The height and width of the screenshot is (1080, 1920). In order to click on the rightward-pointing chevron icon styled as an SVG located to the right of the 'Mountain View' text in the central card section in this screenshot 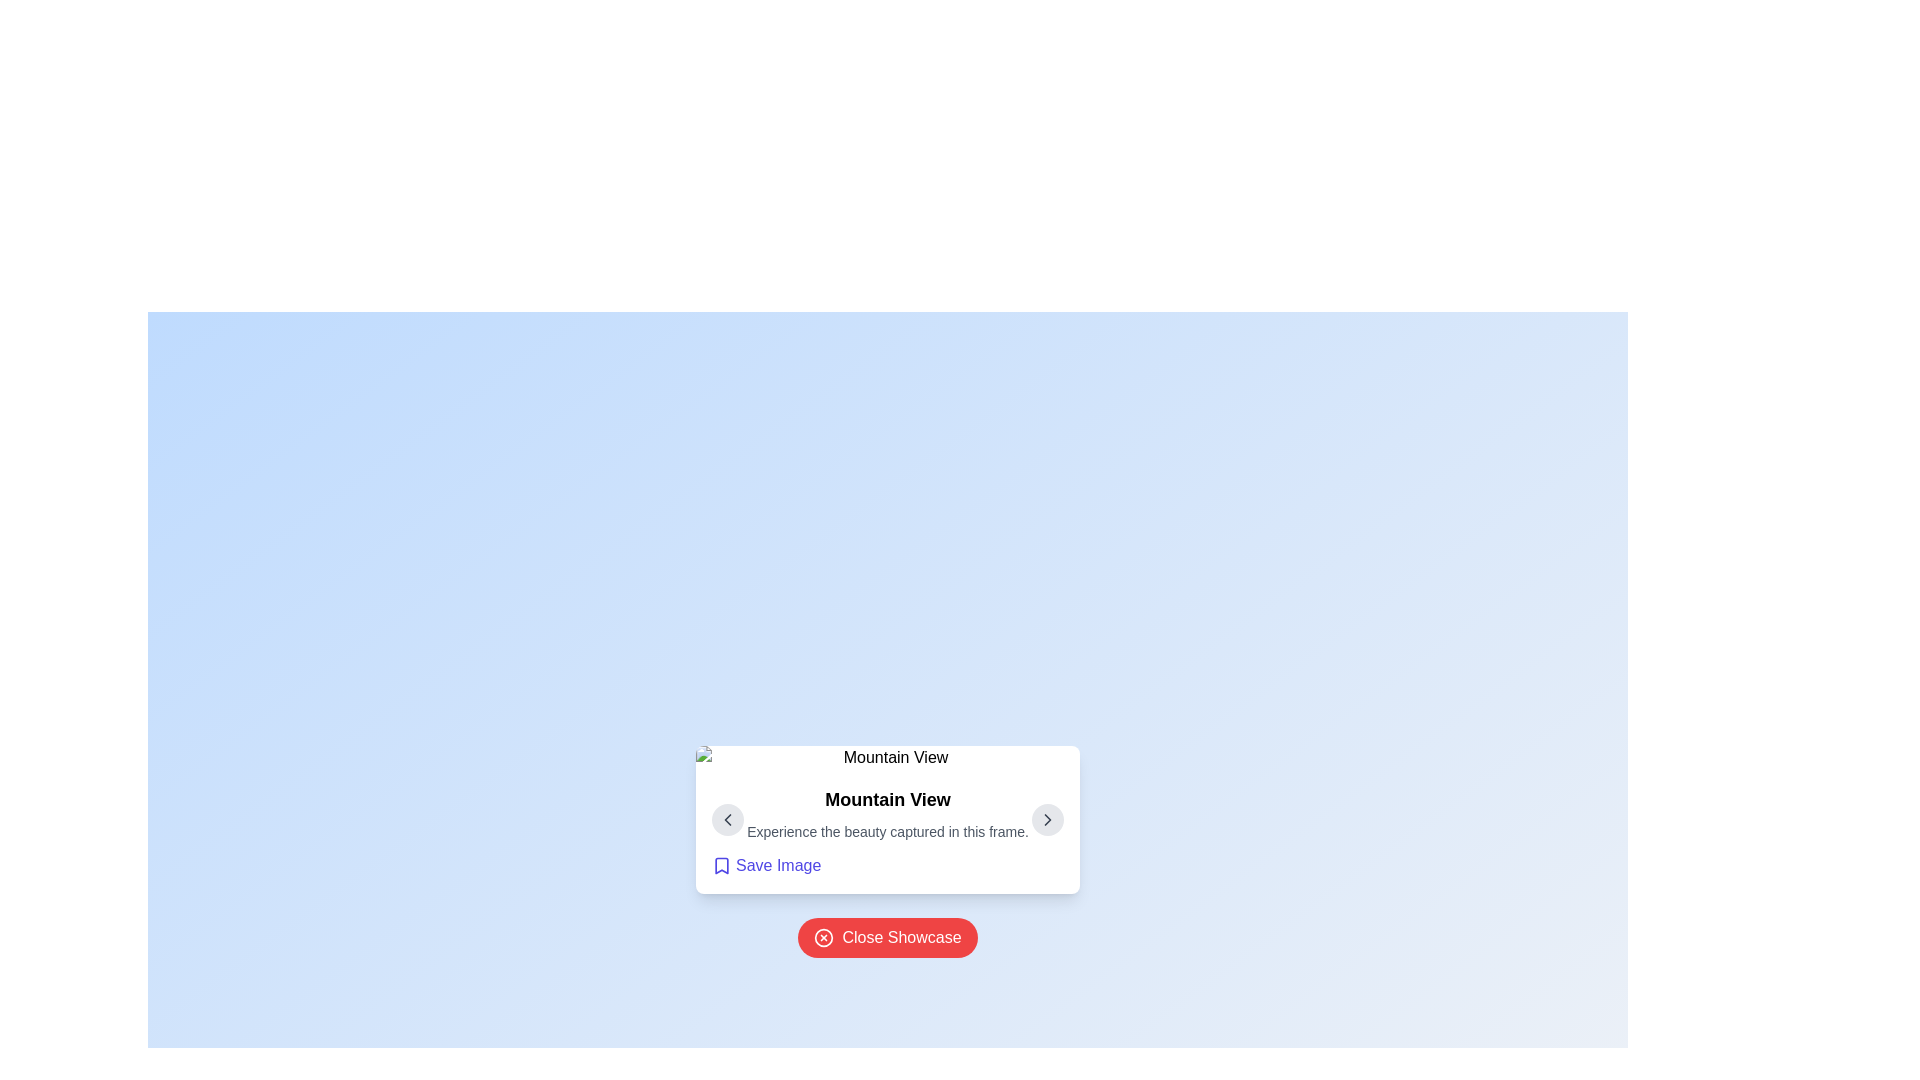, I will do `click(1046, 820)`.